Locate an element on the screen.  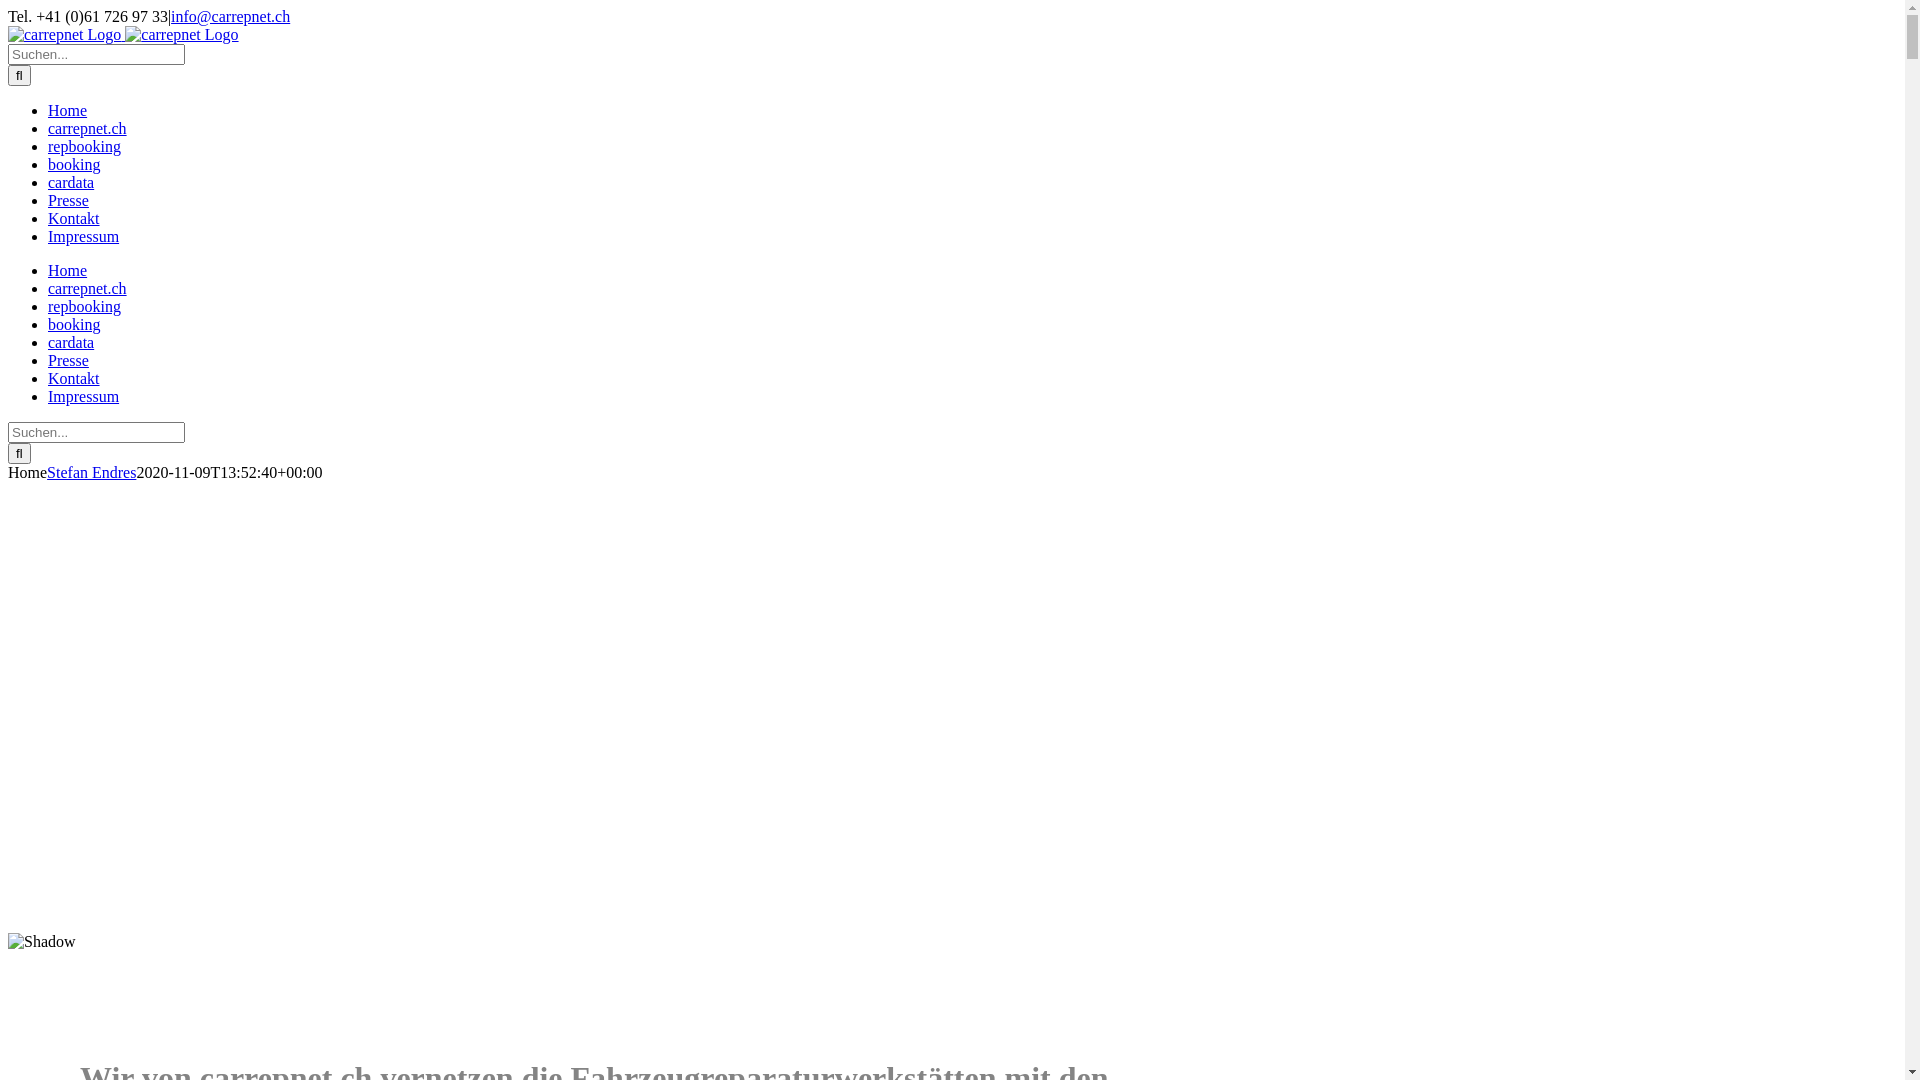
'carrepnet.ch' is located at coordinates (86, 288).